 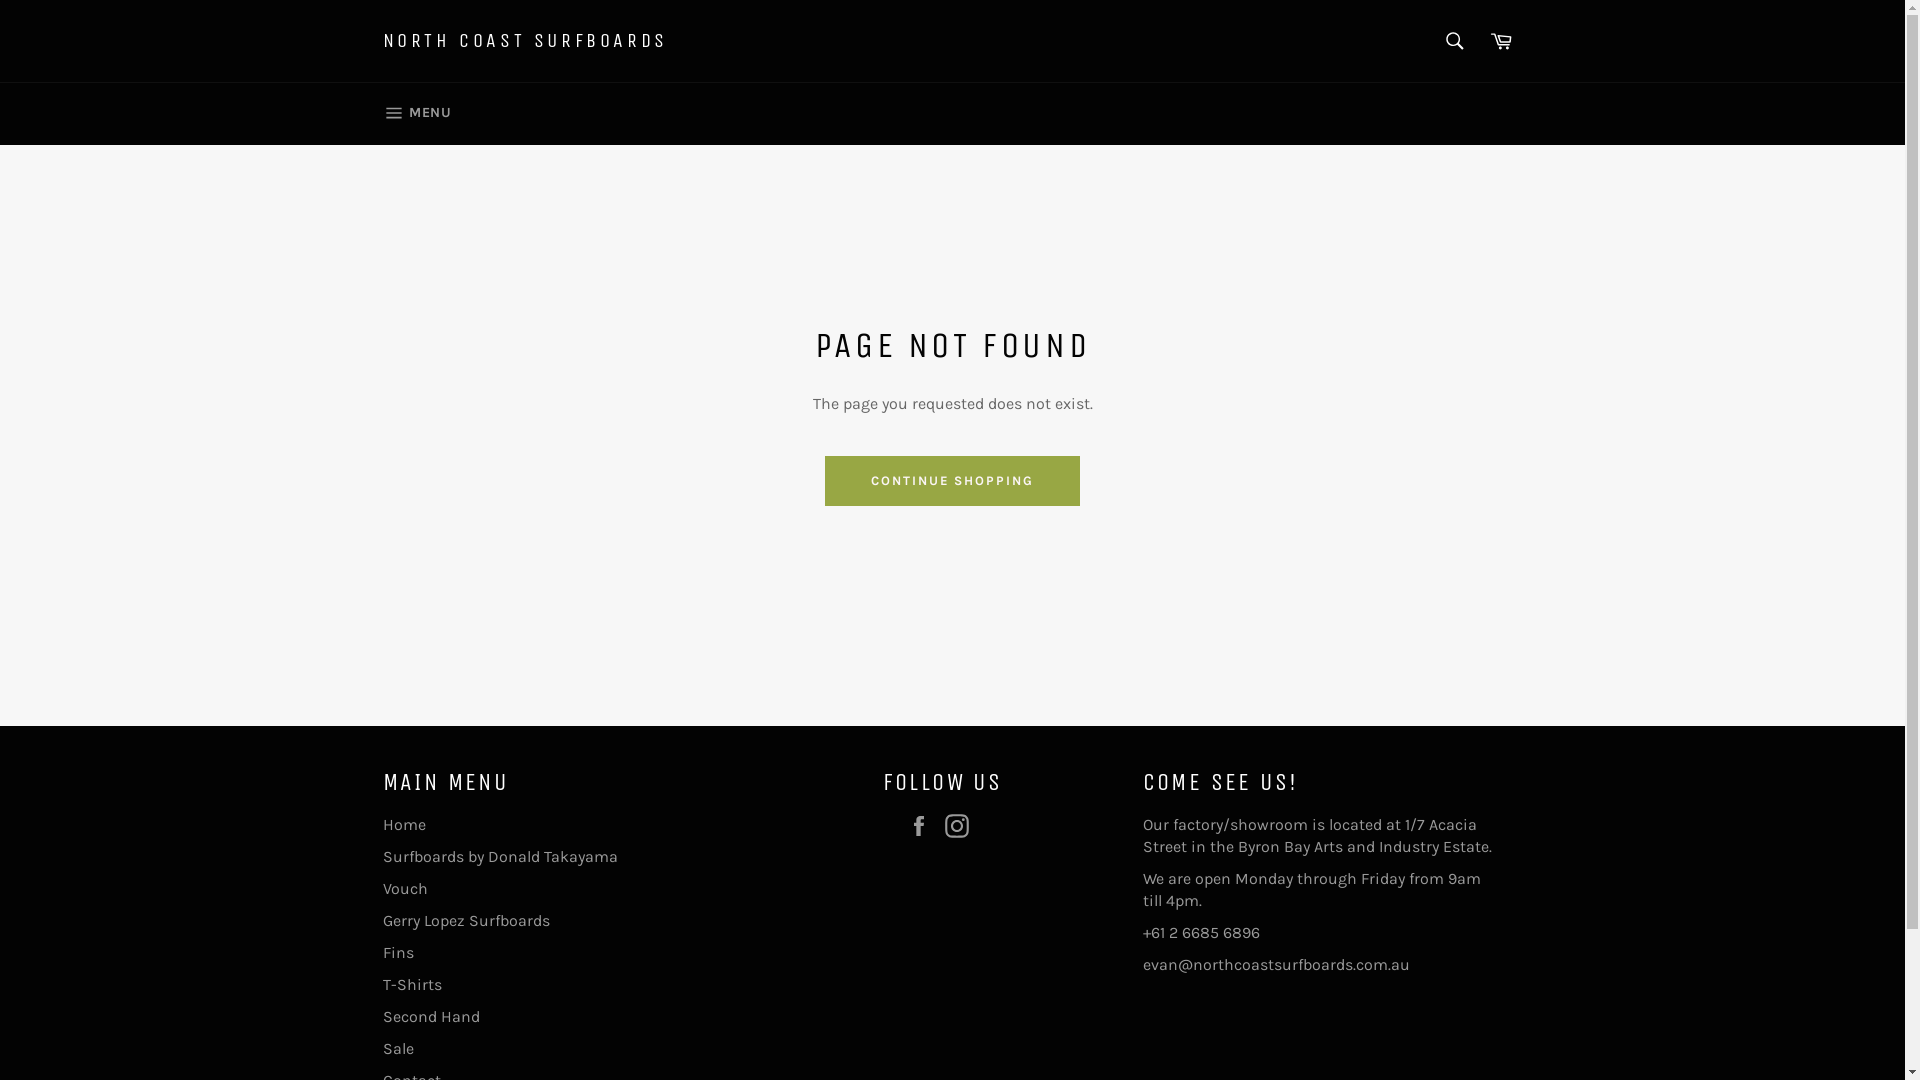 What do you see at coordinates (410, 983) in the screenshot?
I see `'T-Shirts'` at bounding box center [410, 983].